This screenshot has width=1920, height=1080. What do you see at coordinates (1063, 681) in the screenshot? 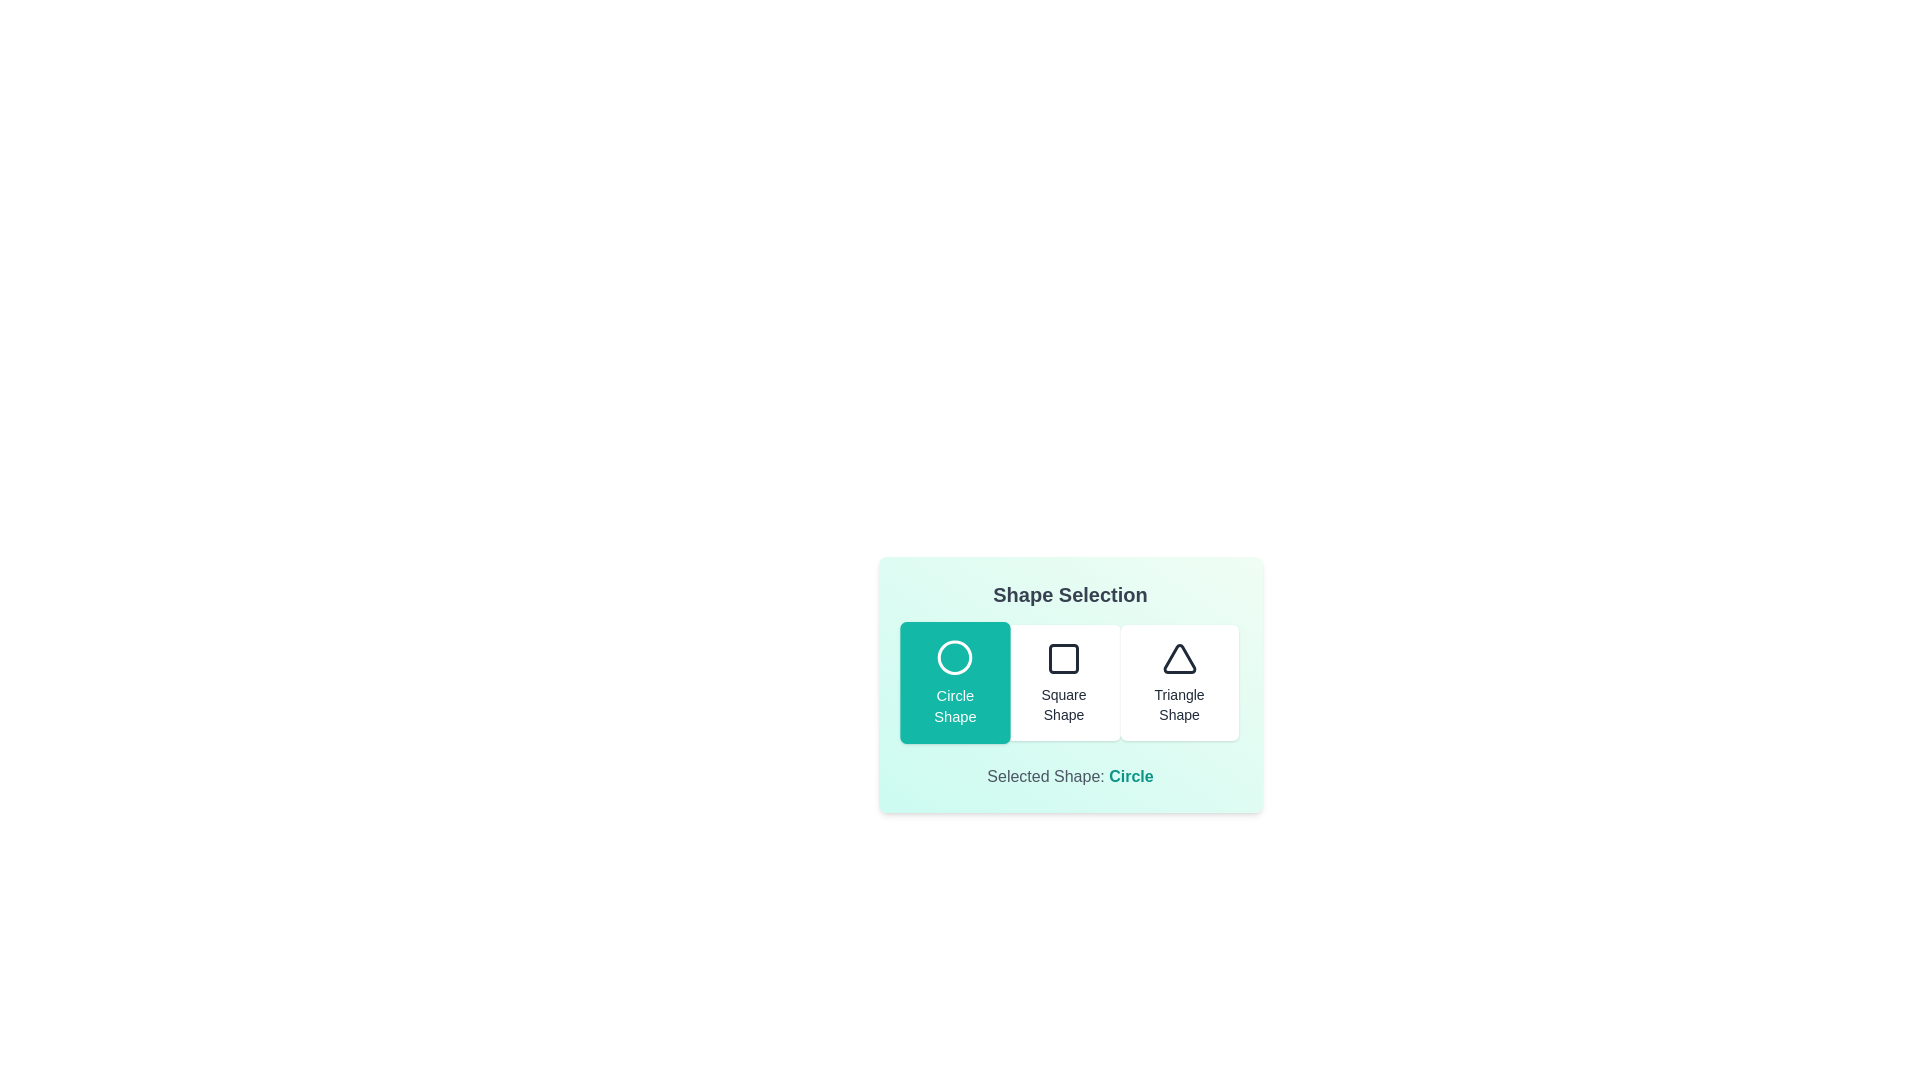
I see `the square button to observe its hover effect` at bounding box center [1063, 681].